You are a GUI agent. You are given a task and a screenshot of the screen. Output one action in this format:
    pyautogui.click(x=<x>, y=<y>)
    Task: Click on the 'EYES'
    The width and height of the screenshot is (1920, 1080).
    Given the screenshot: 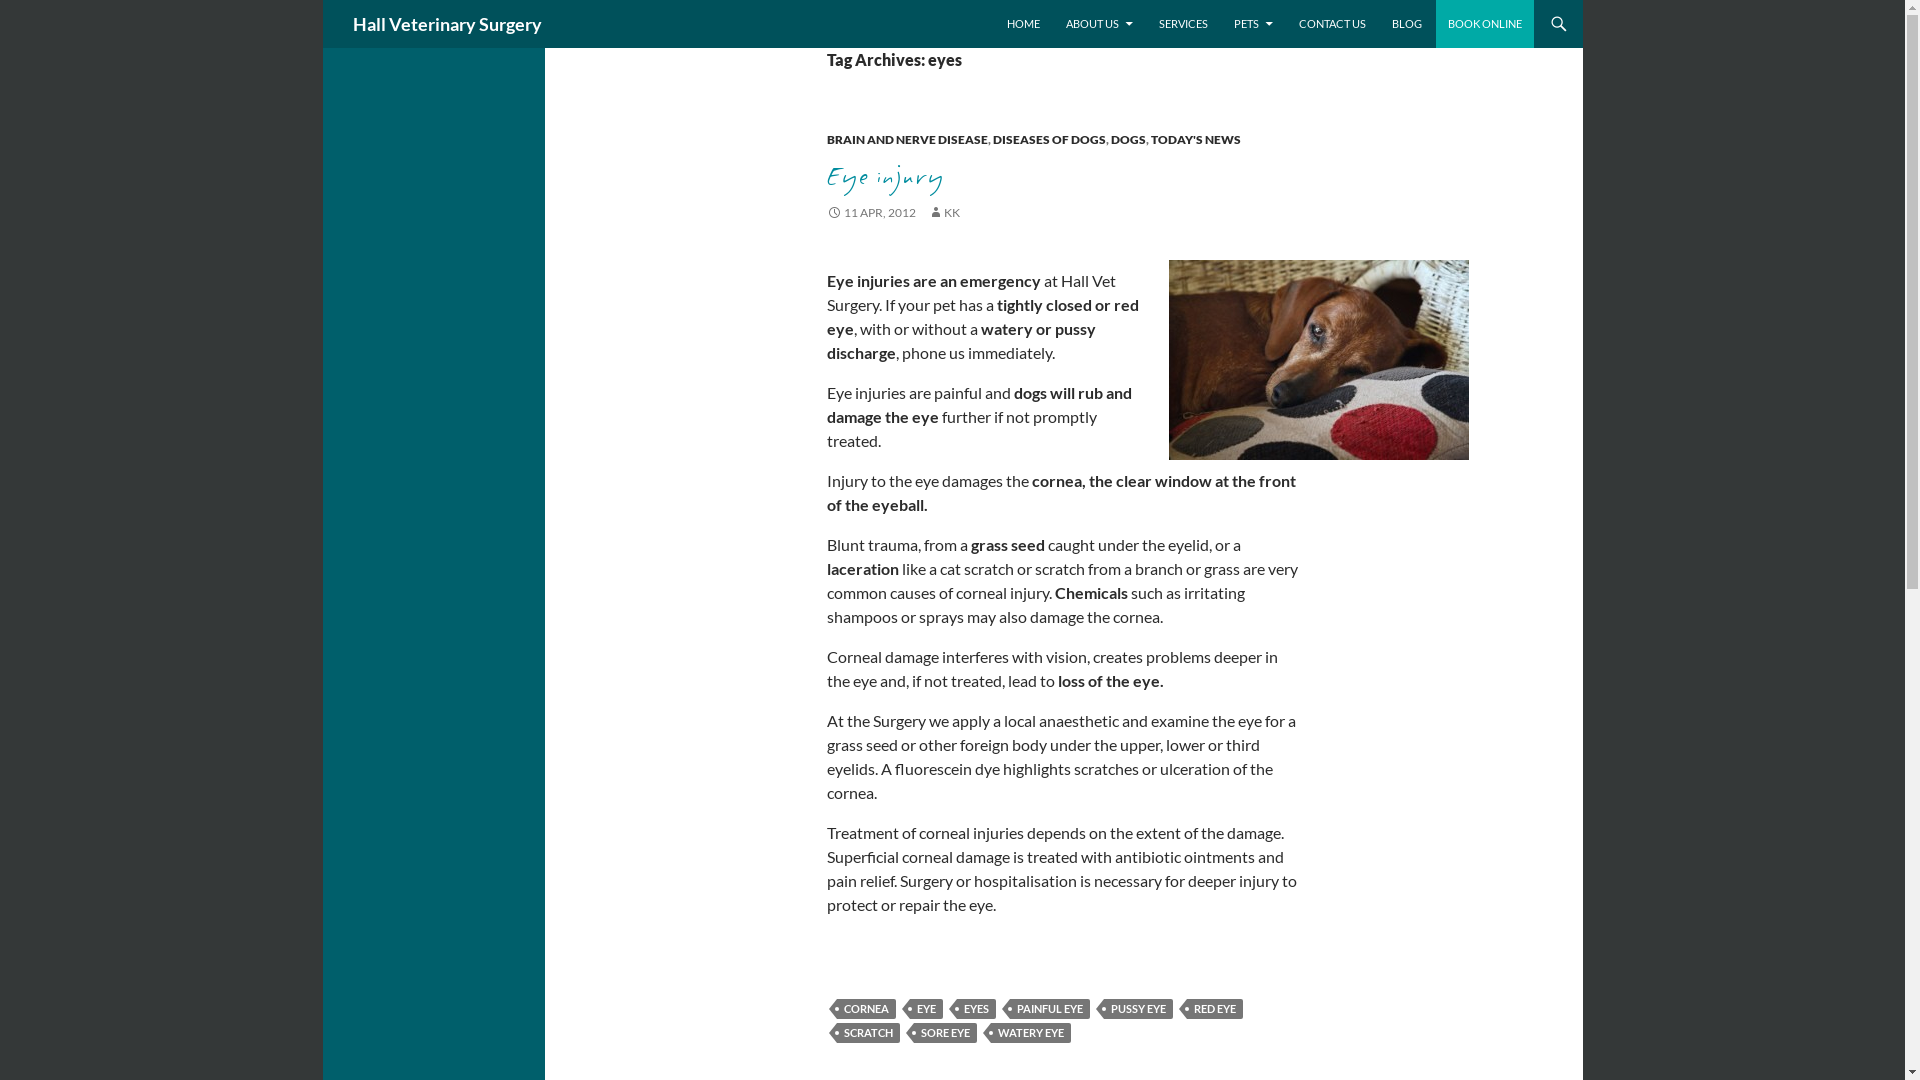 What is the action you would take?
    pyautogui.click(x=975, y=1009)
    